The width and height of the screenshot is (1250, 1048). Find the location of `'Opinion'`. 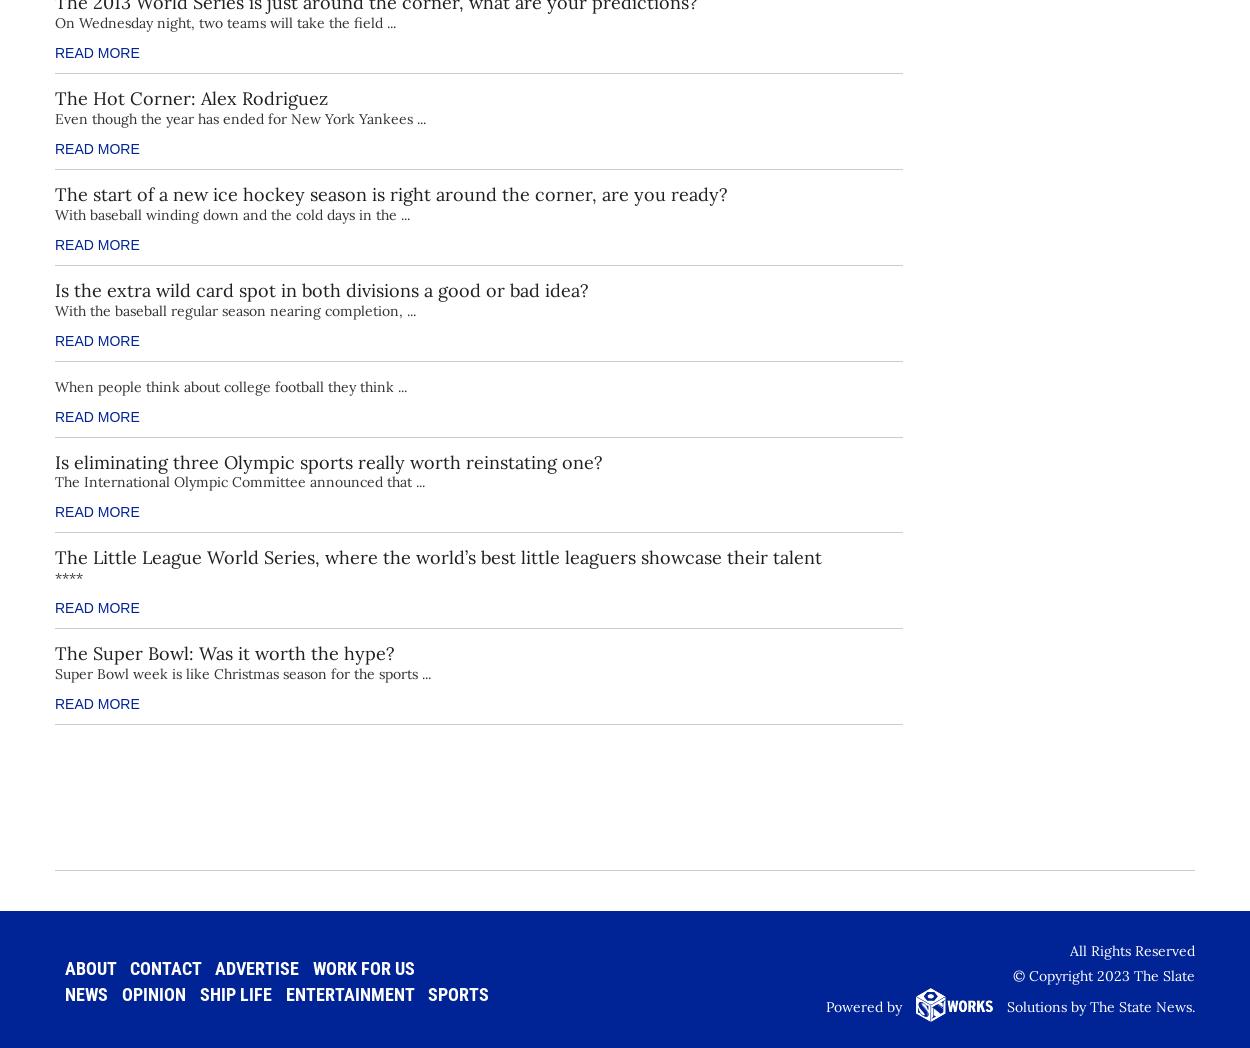

'Opinion' is located at coordinates (154, 992).